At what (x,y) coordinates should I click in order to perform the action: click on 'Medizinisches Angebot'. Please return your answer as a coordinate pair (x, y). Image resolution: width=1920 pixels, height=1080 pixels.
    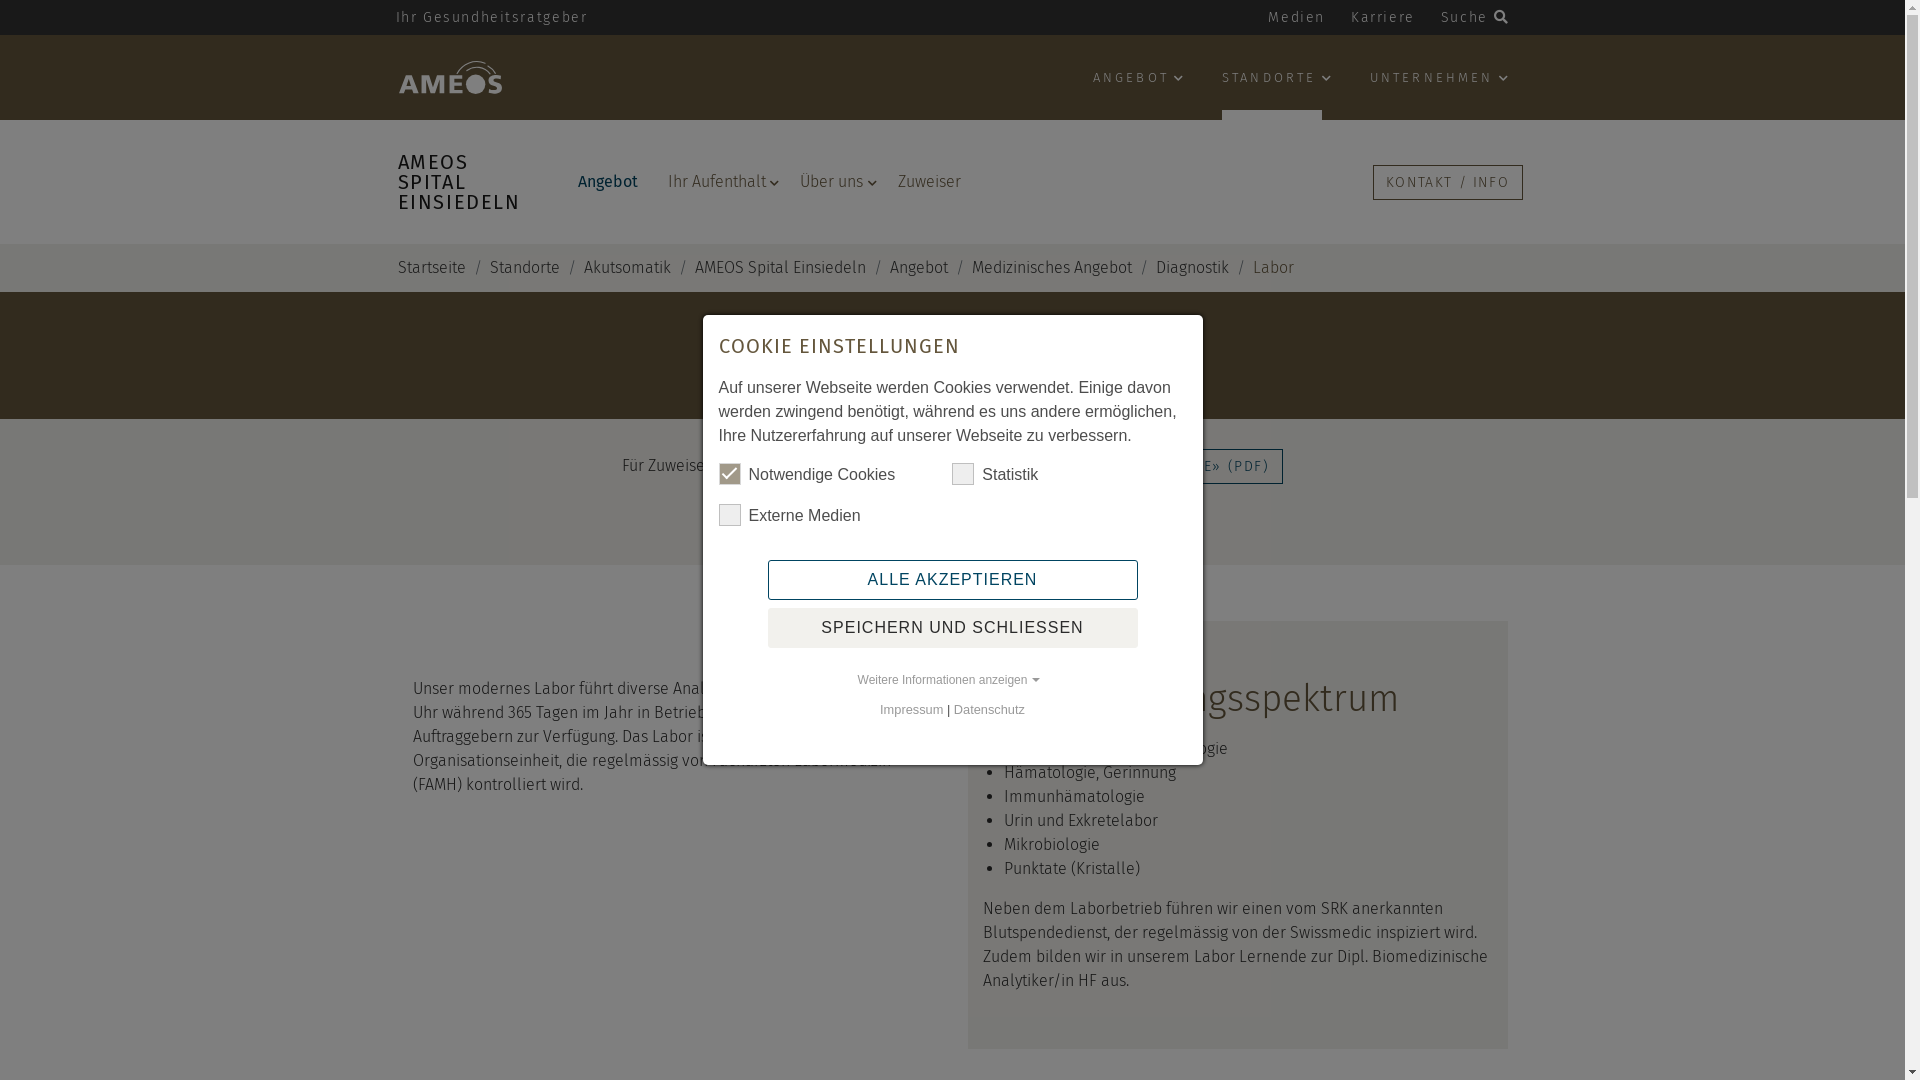
    Looking at the image, I should click on (1050, 266).